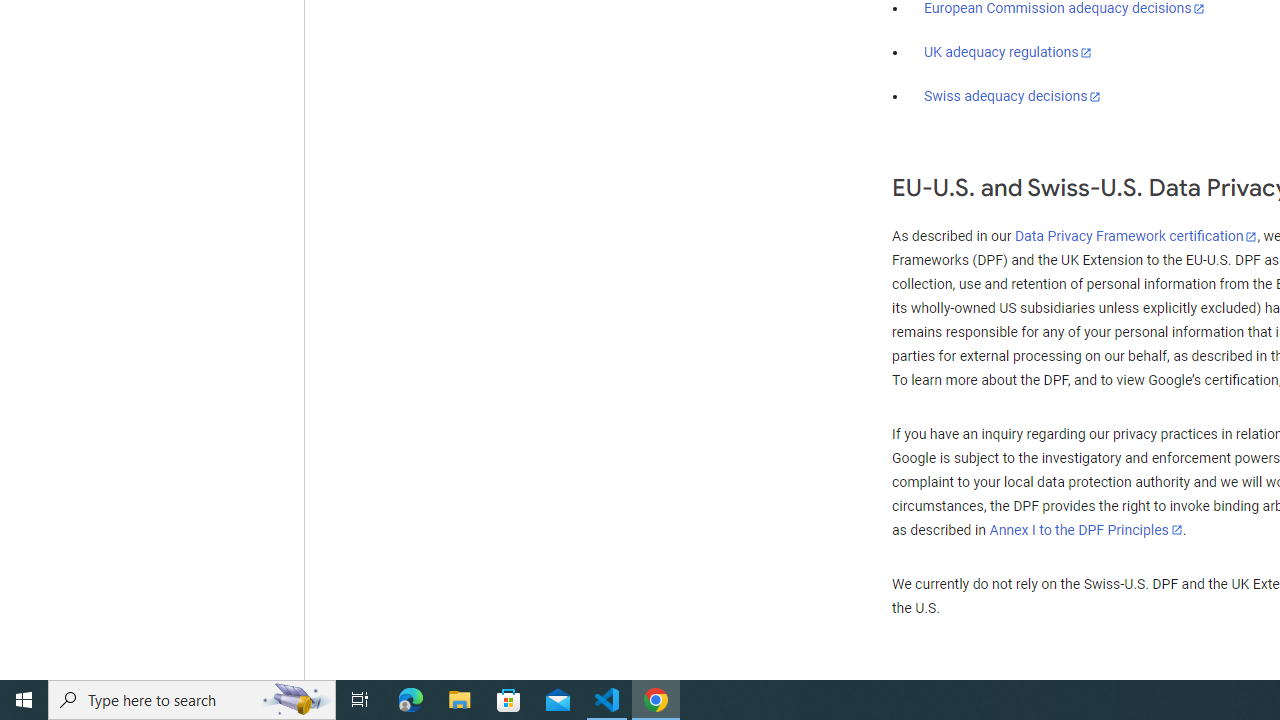 The width and height of the screenshot is (1280, 720). I want to click on 'UK adequacy regulations', so click(1008, 51).